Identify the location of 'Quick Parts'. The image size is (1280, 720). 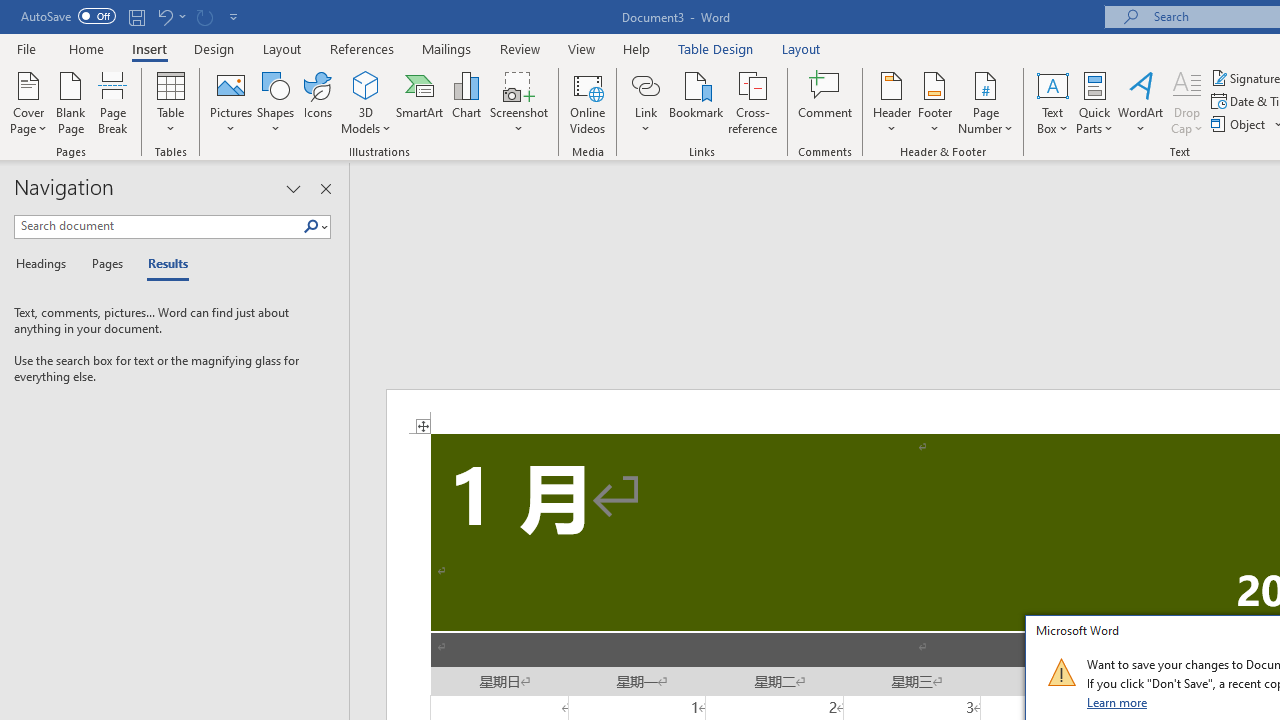
(1094, 103).